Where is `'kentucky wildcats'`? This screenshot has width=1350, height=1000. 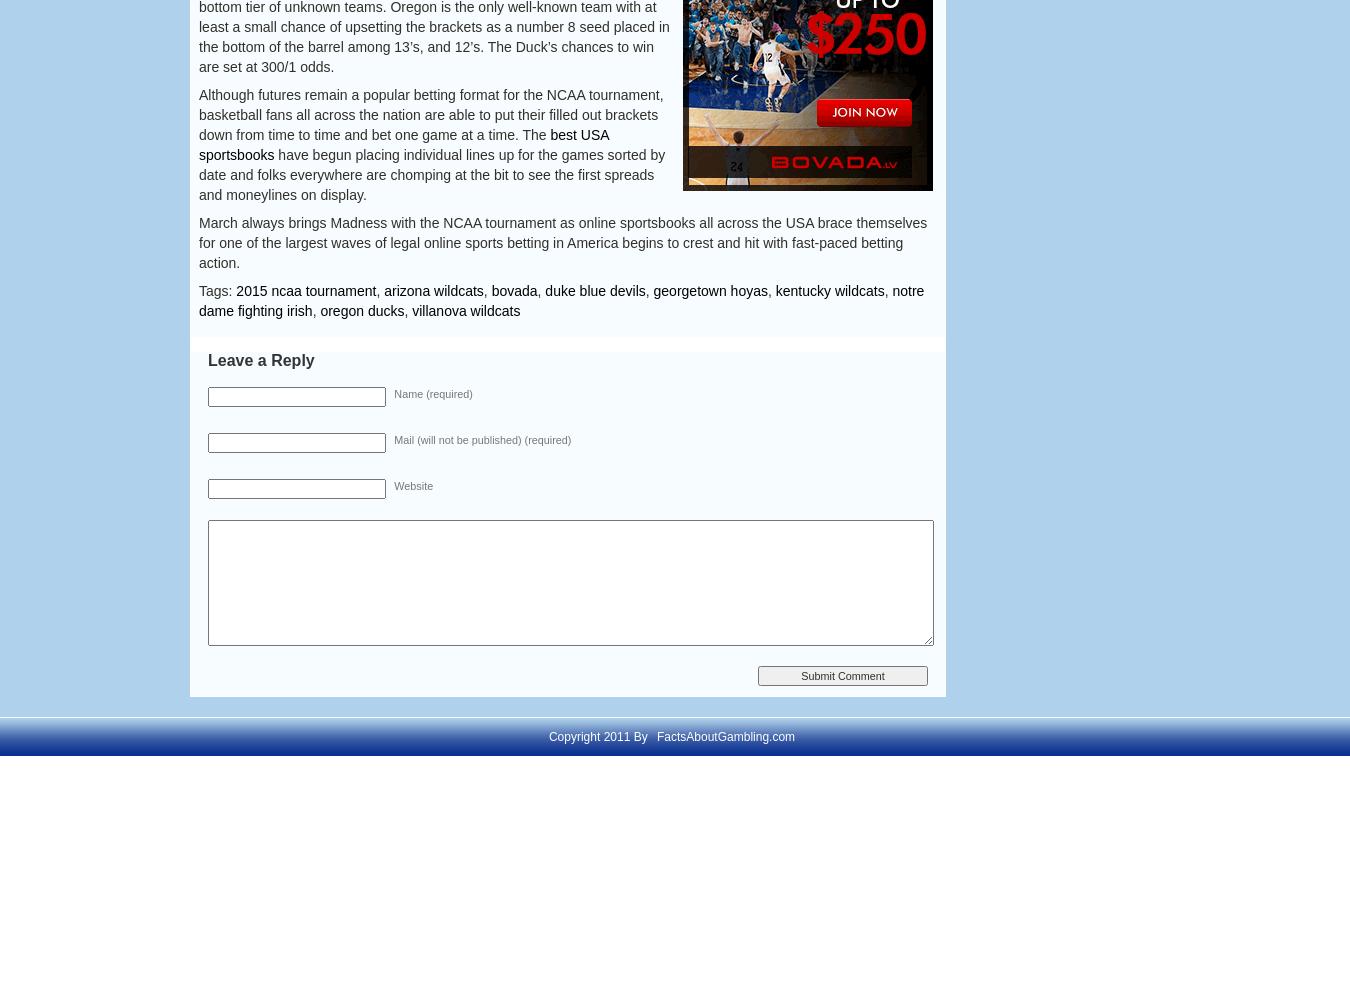
'kentucky wildcats' is located at coordinates (829, 291).